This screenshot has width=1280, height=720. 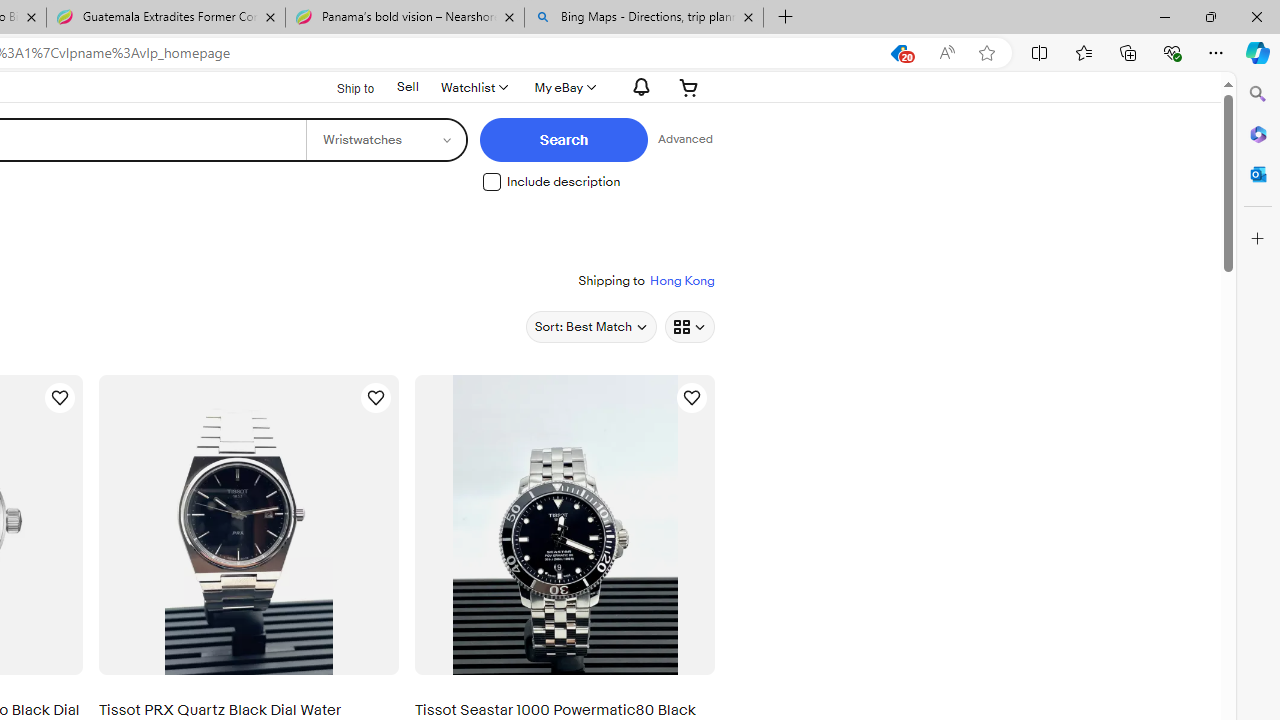 I want to click on 'Watchlist', so click(x=472, y=86).